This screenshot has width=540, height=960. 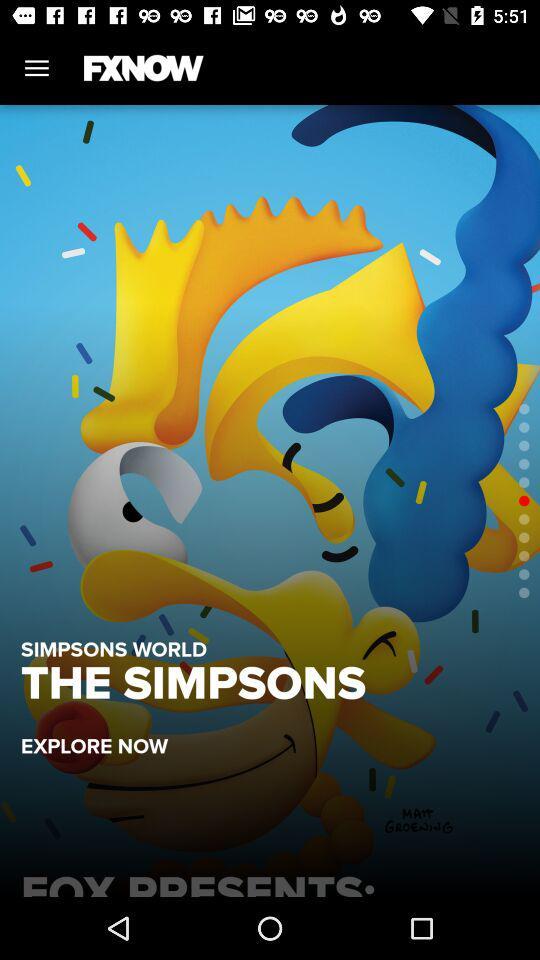 I want to click on explore now item, so click(x=104, y=735).